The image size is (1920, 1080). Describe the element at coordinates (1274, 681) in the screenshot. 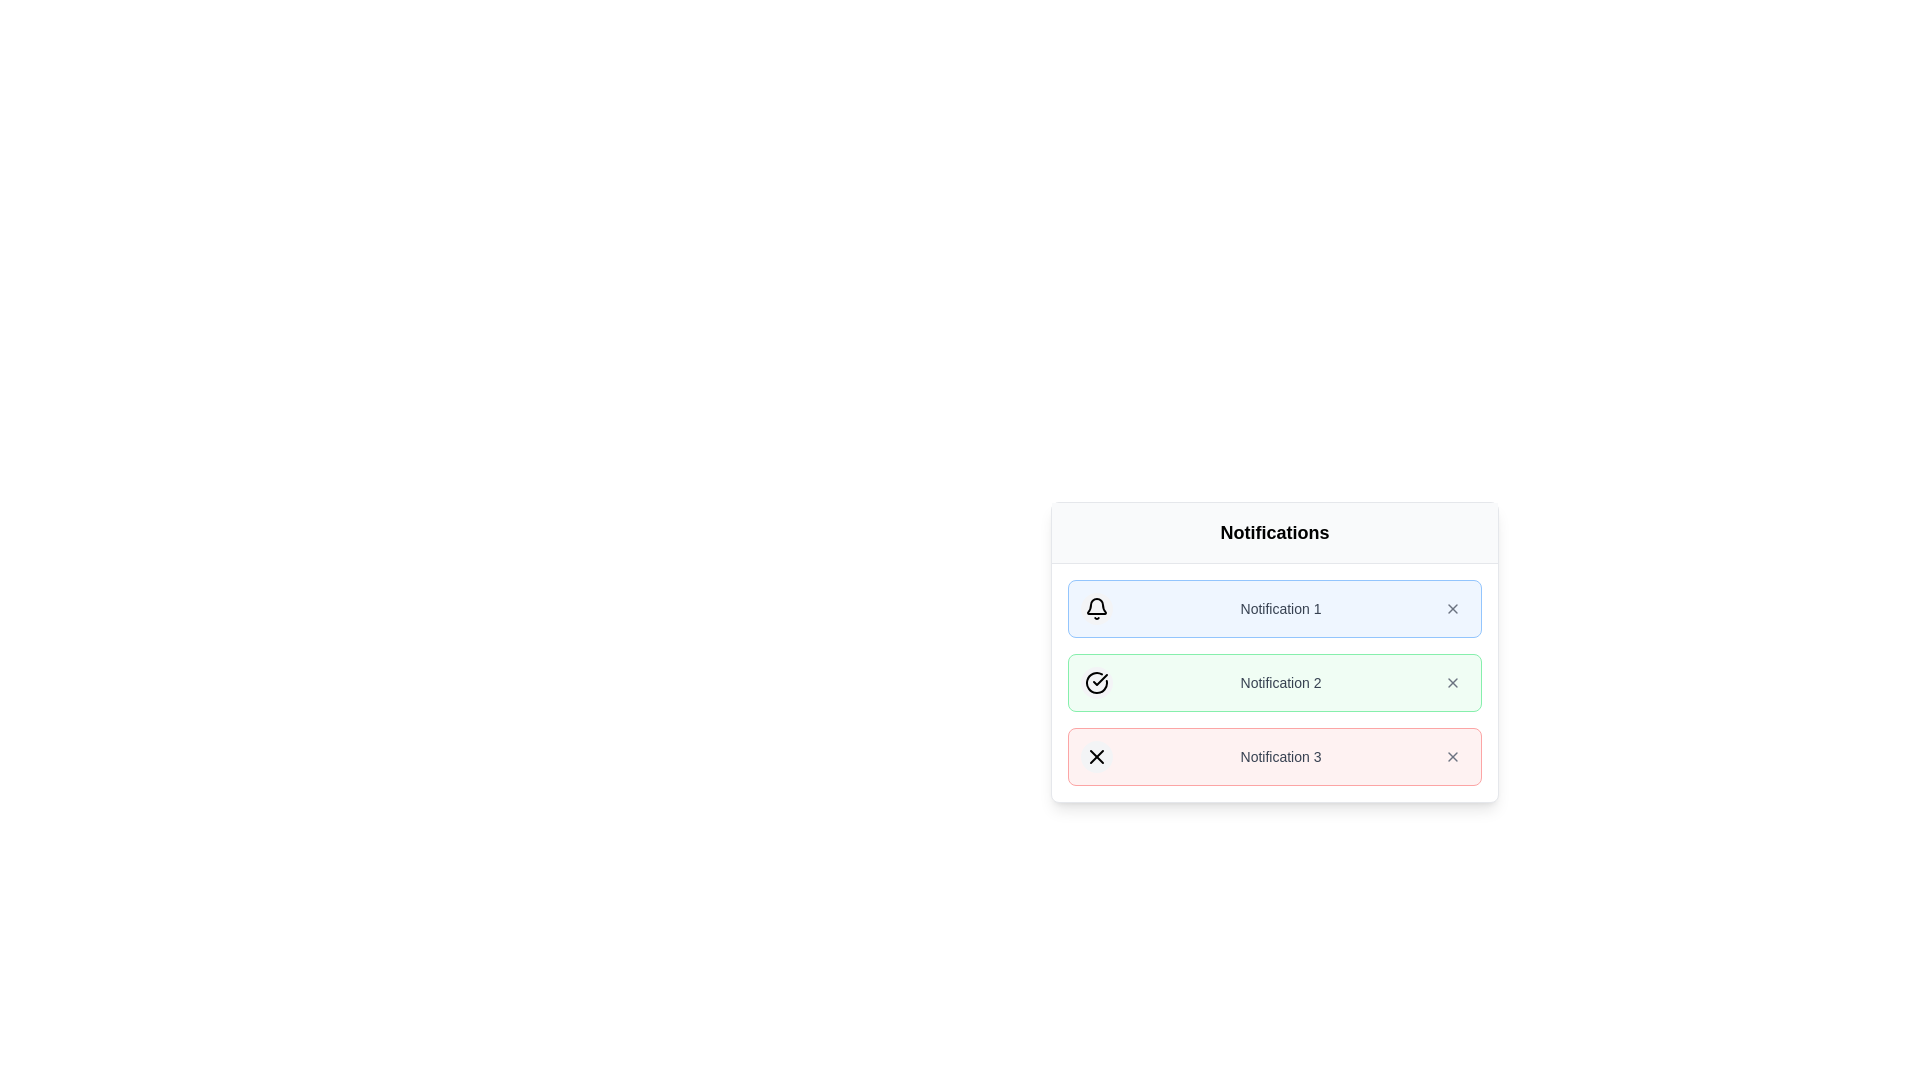

I see `the second notification item, which has a light green background, a checkmark icon on the left, and the text 'Notification 2' in the center` at that location.